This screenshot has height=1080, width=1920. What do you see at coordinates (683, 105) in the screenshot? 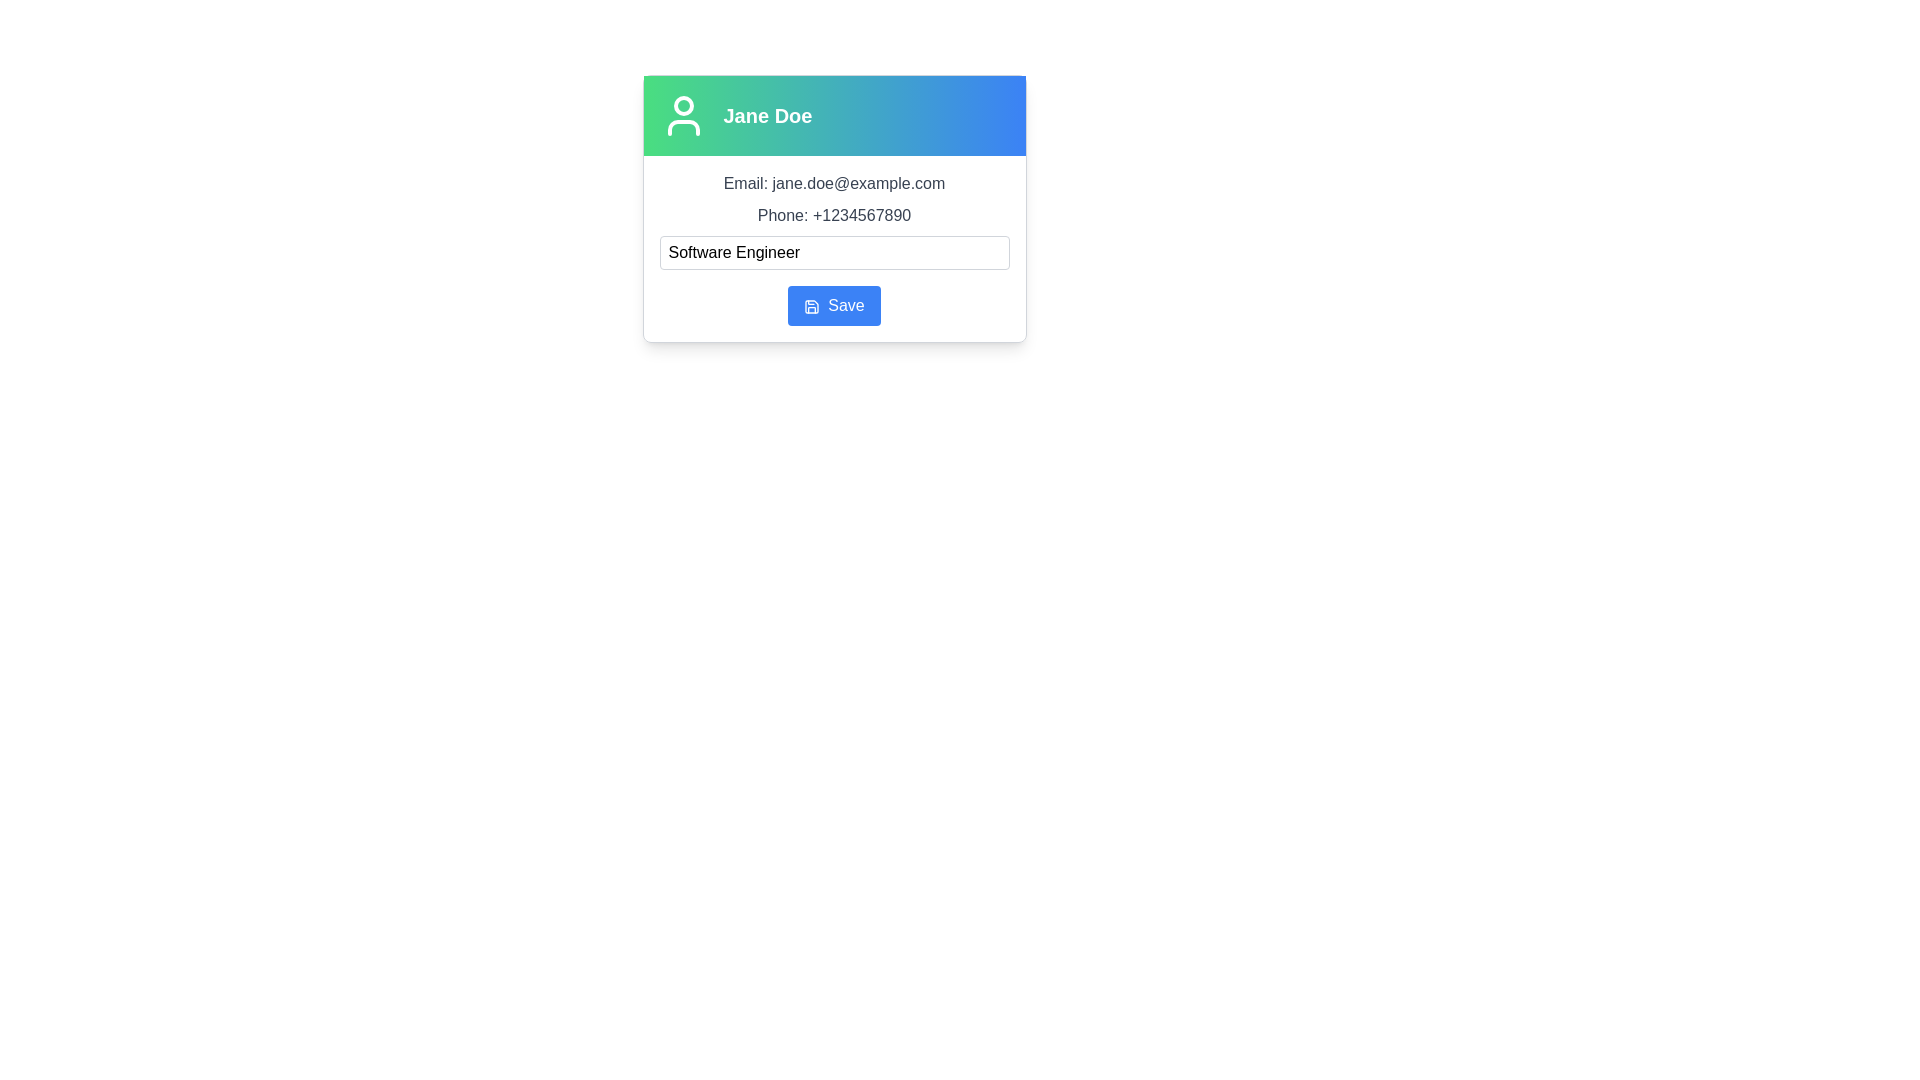
I see `the SVG Circle Element representing the user avatar within the profile section above the text 'Jane Doe'` at bounding box center [683, 105].